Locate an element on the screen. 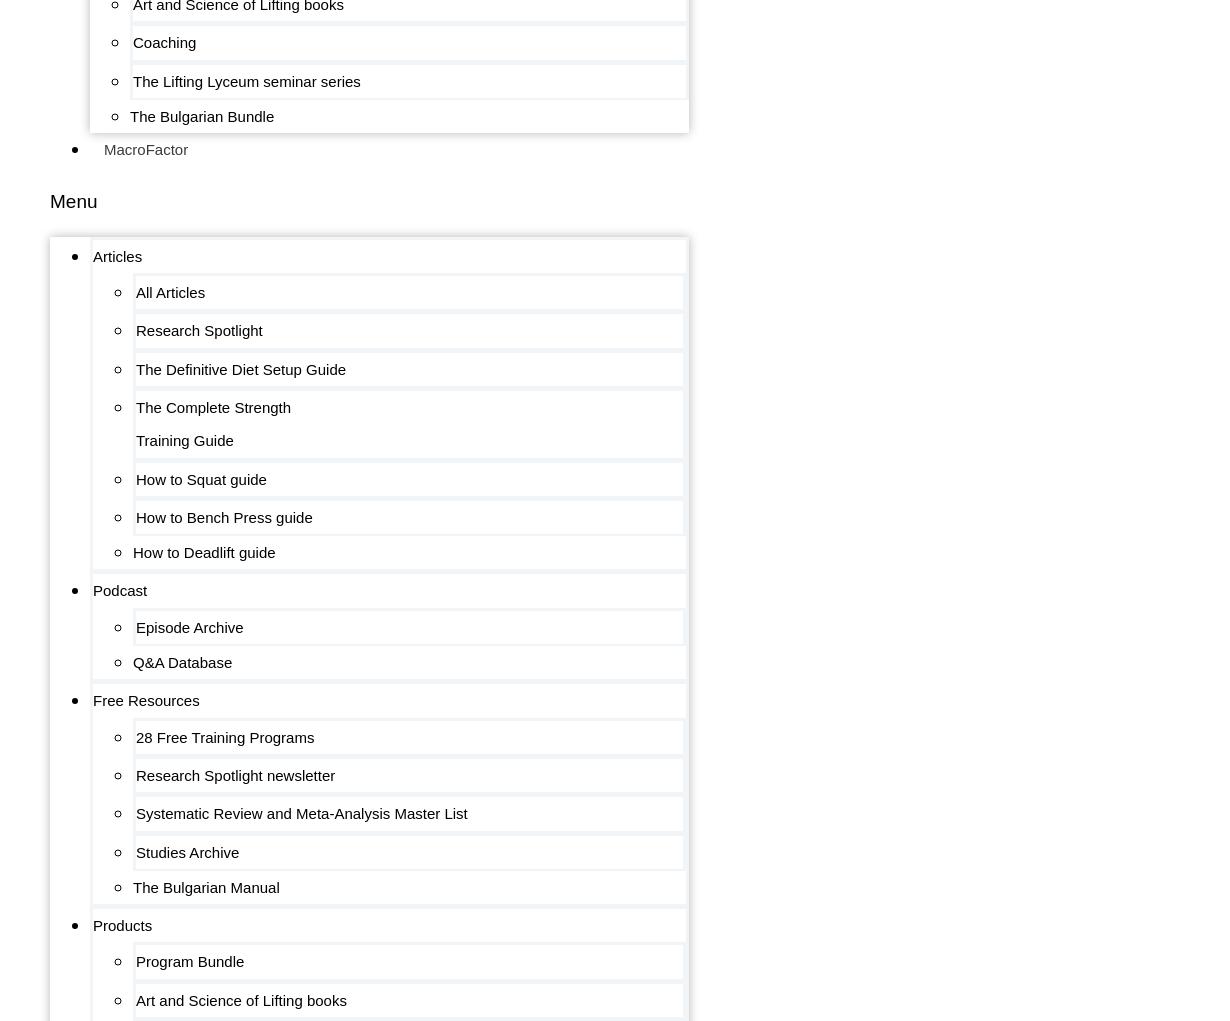 The image size is (1230, 1021). 'How to Bench Press guide' is located at coordinates (223, 516).